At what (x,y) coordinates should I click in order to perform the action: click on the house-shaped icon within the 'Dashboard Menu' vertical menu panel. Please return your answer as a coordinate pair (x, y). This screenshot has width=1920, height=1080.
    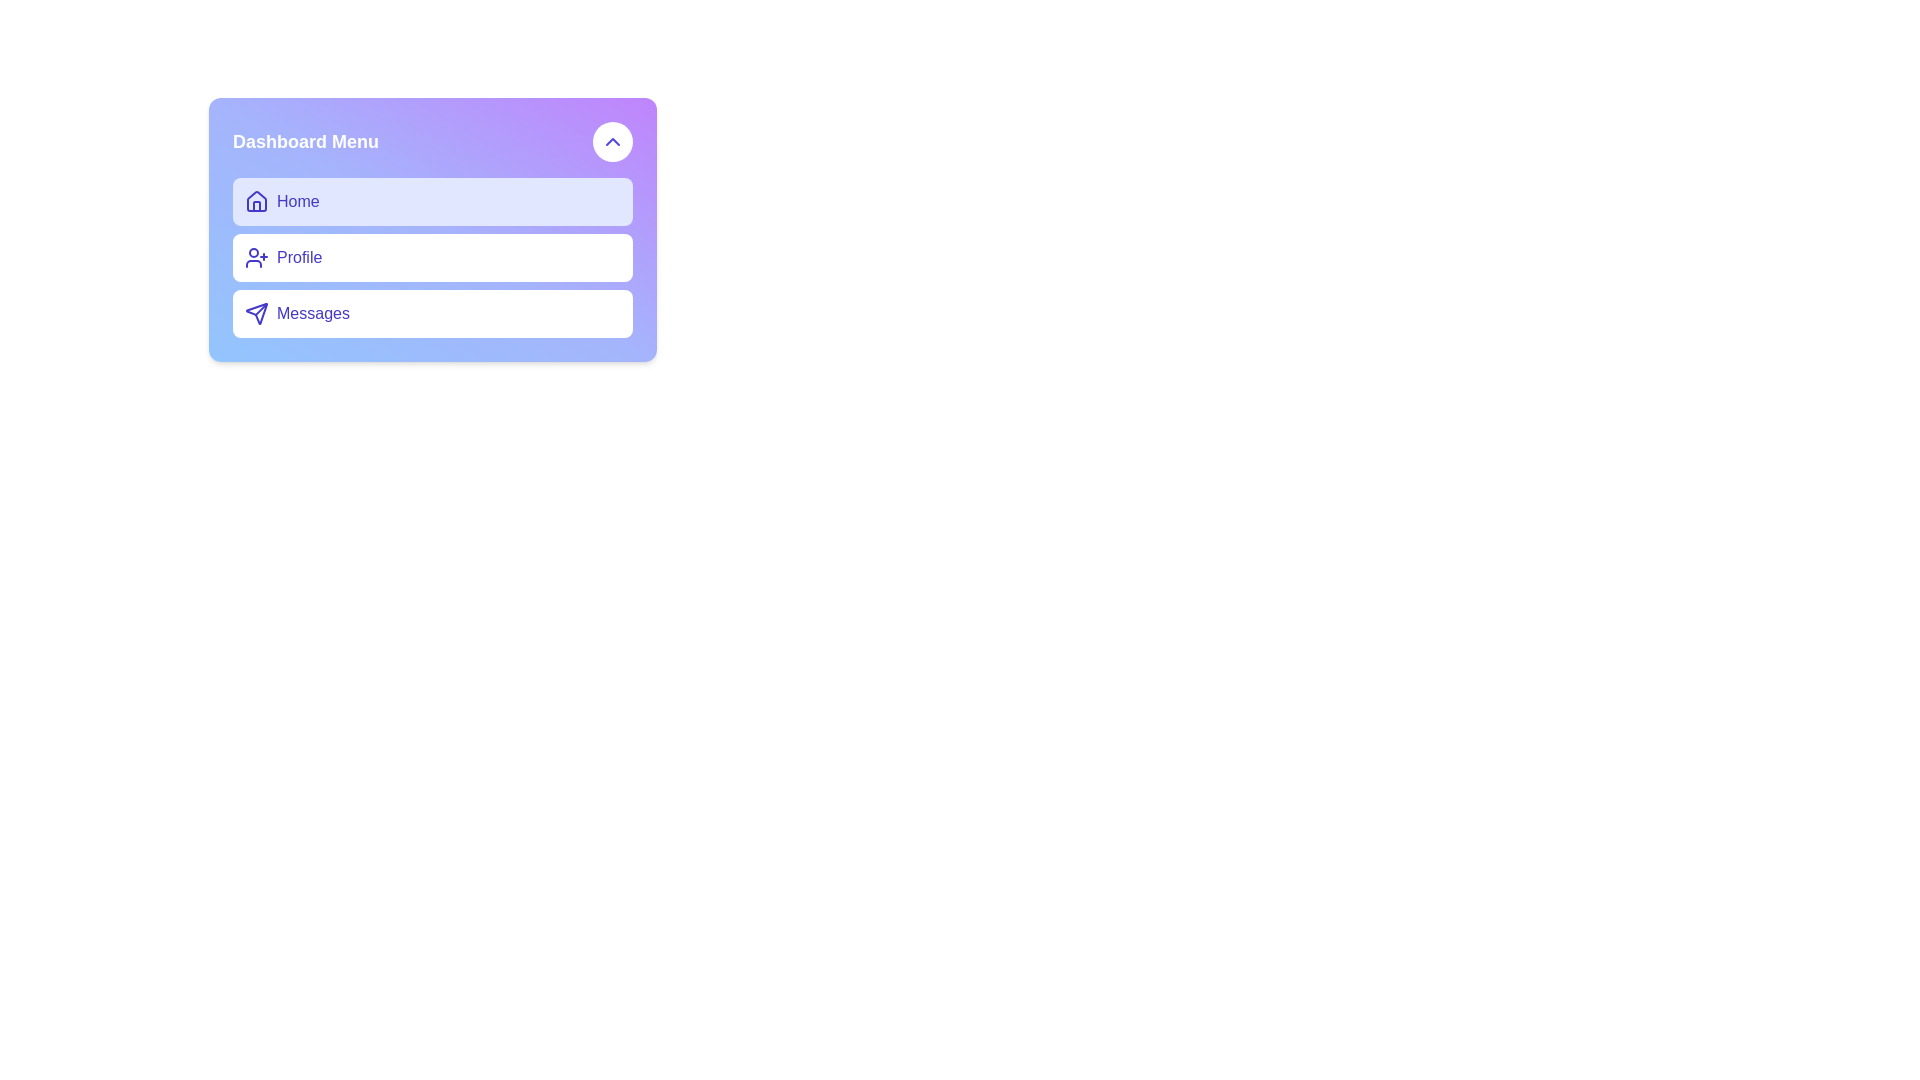
    Looking at the image, I should click on (256, 201).